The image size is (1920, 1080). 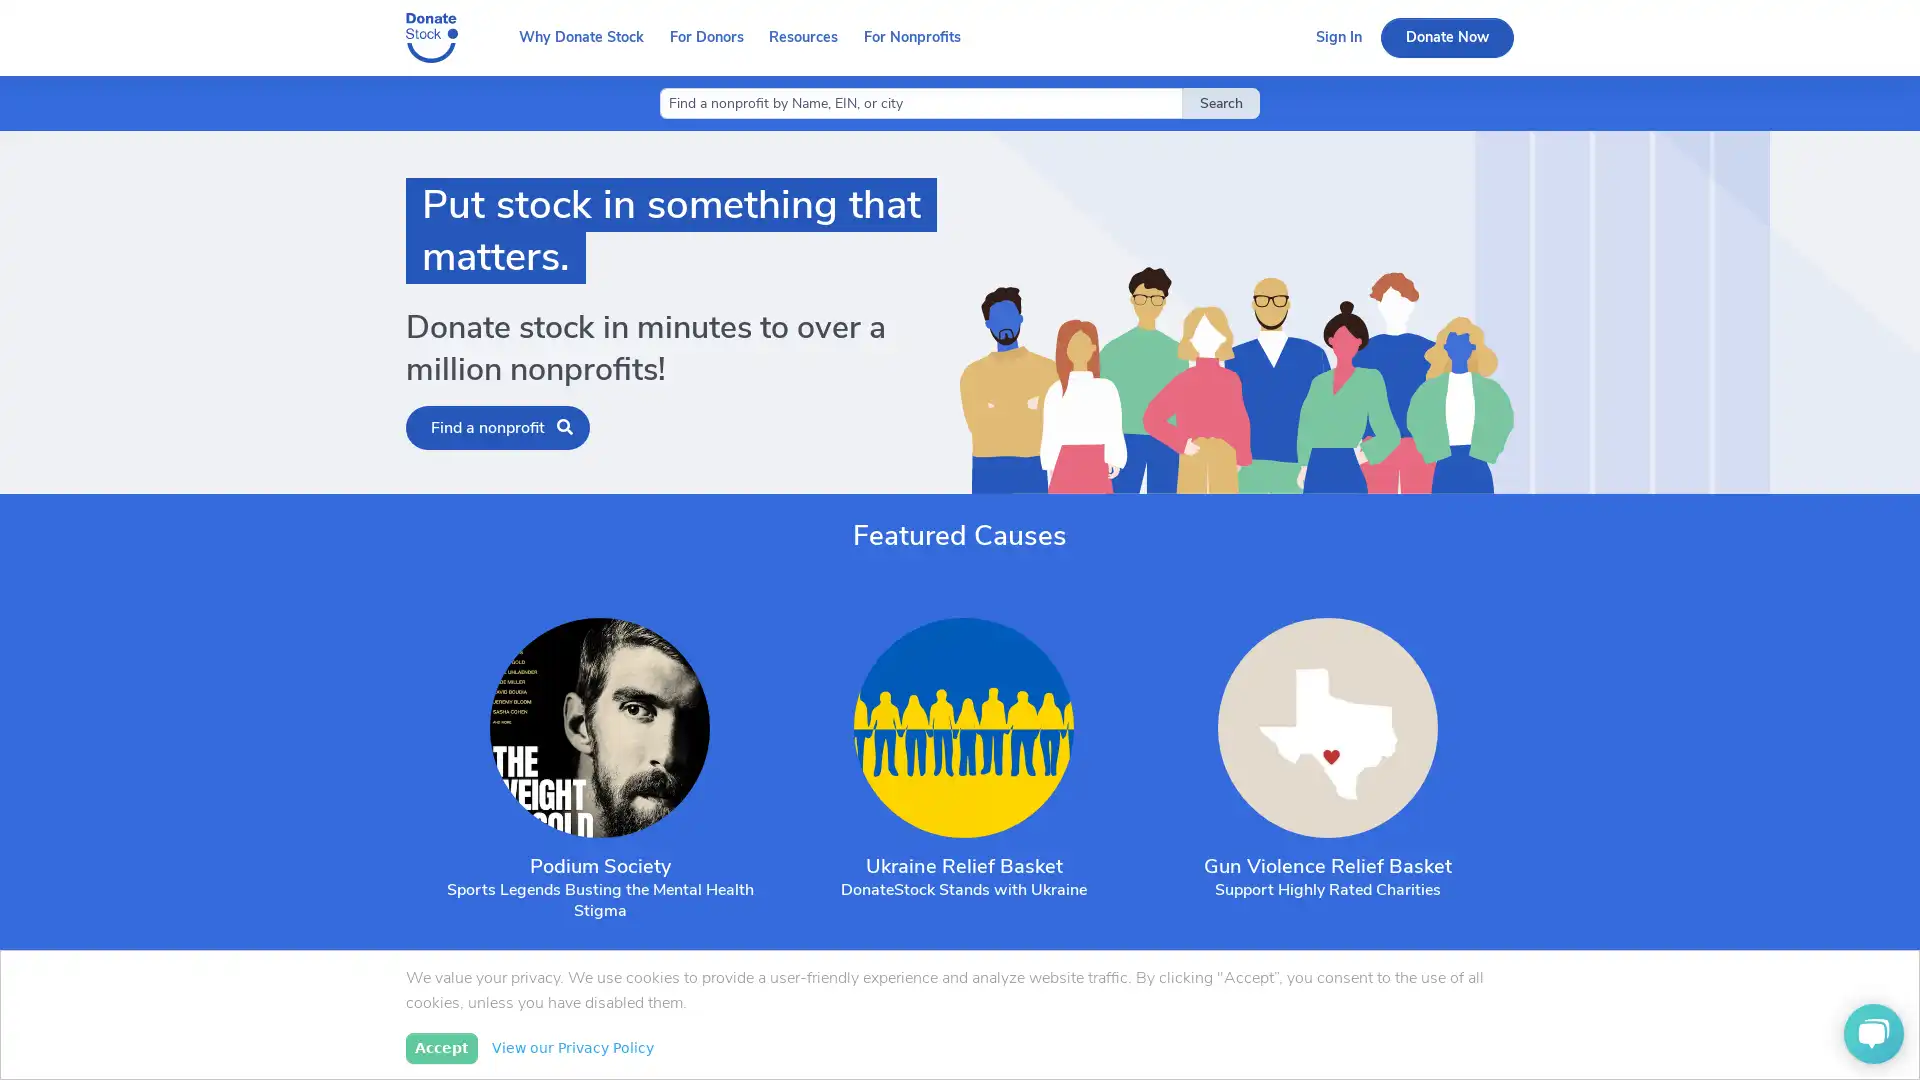 I want to click on Accept, so click(x=440, y=1047).